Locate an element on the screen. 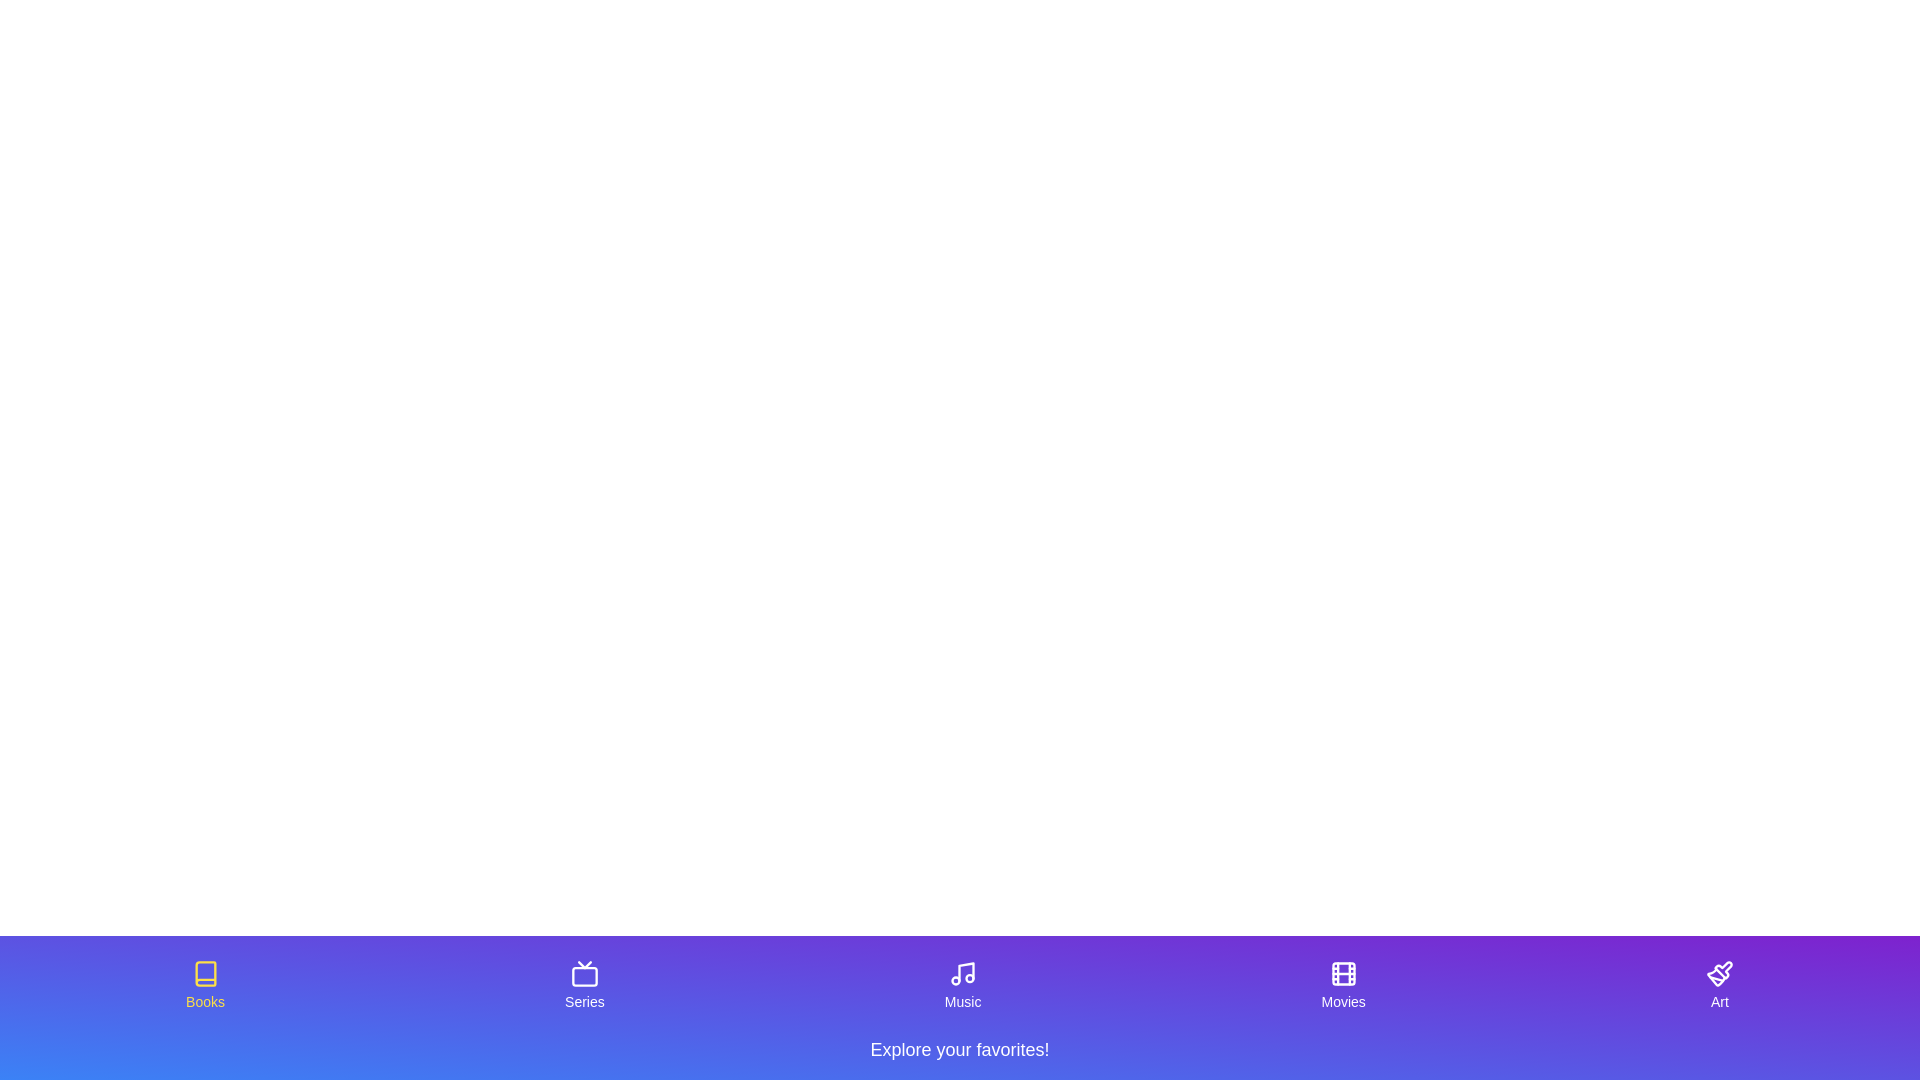  the tab labeled 'Movies' to observe its hover effect is located at coordinates (1343, 985).